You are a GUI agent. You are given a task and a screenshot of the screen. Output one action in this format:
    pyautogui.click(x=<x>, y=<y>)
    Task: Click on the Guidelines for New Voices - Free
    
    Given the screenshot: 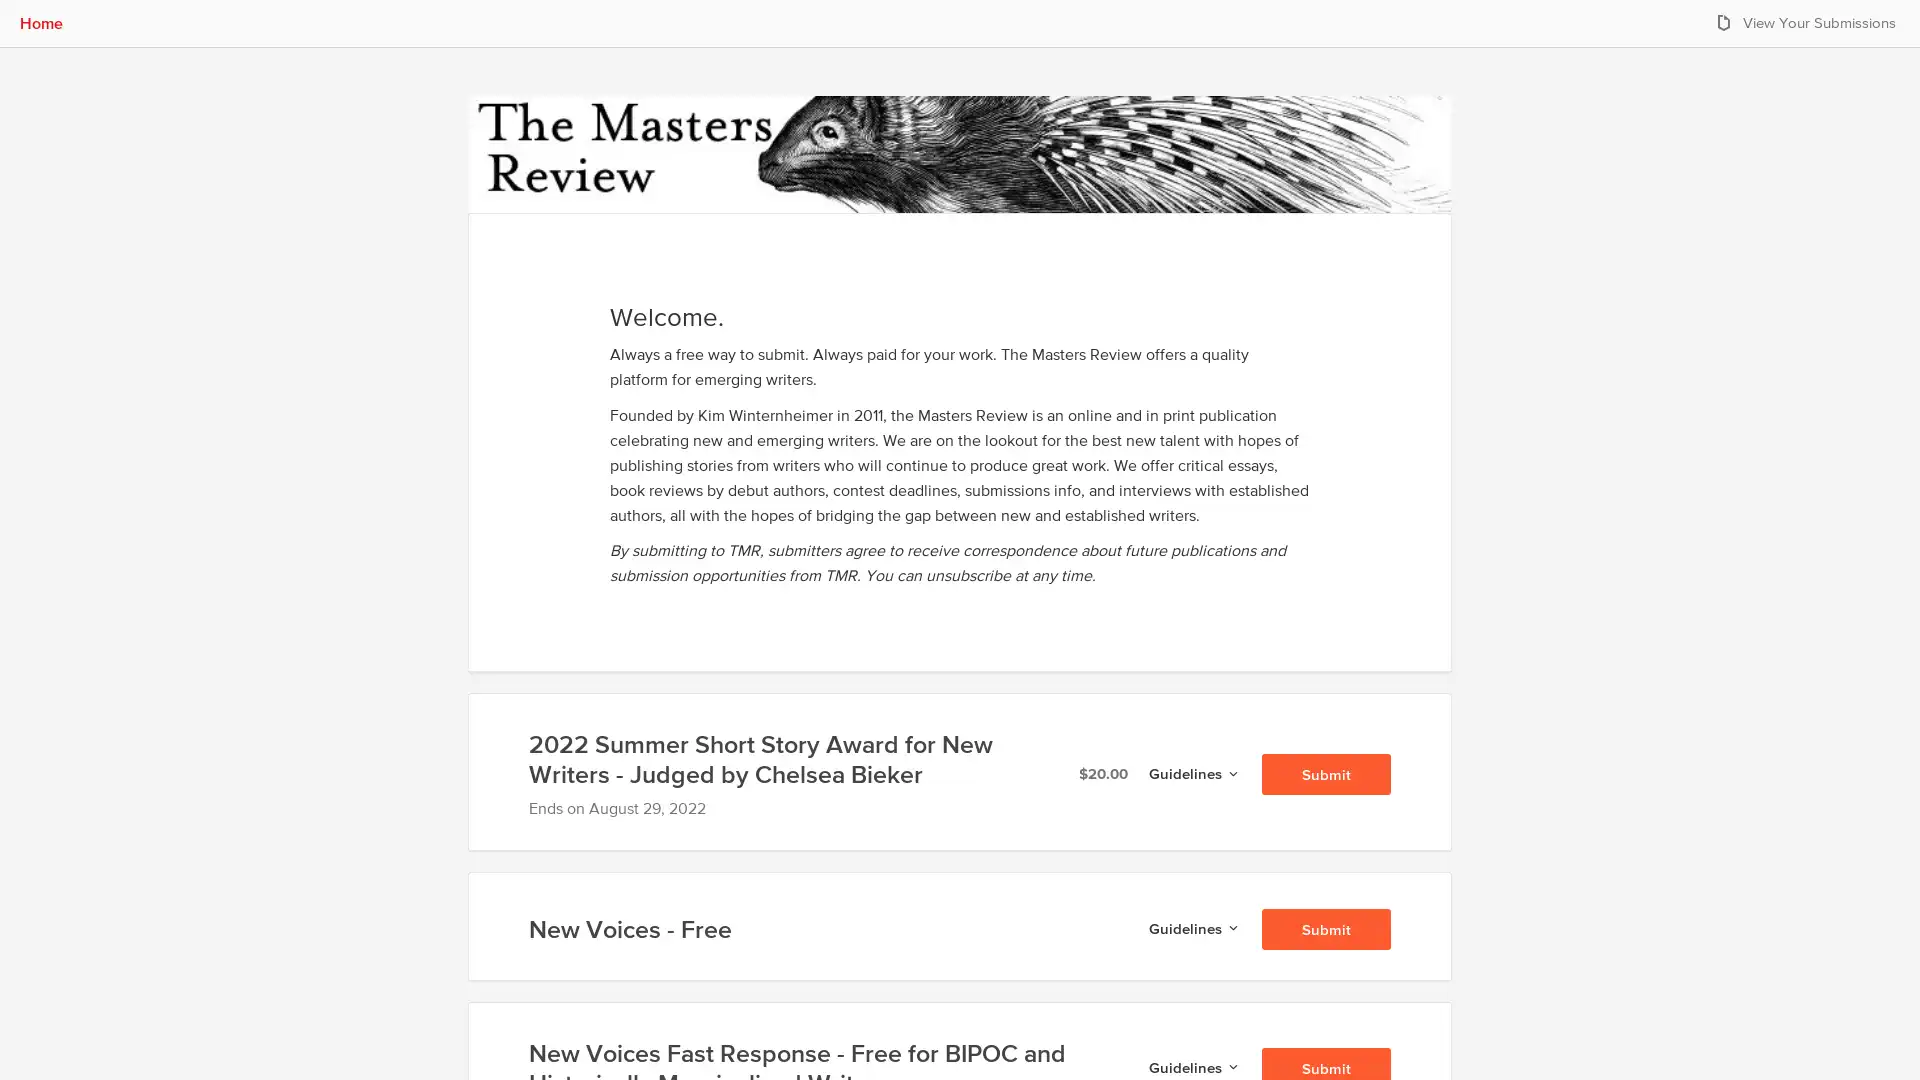 What is the action you would take?
    pyautogui.click(x=1195, y=926)
    